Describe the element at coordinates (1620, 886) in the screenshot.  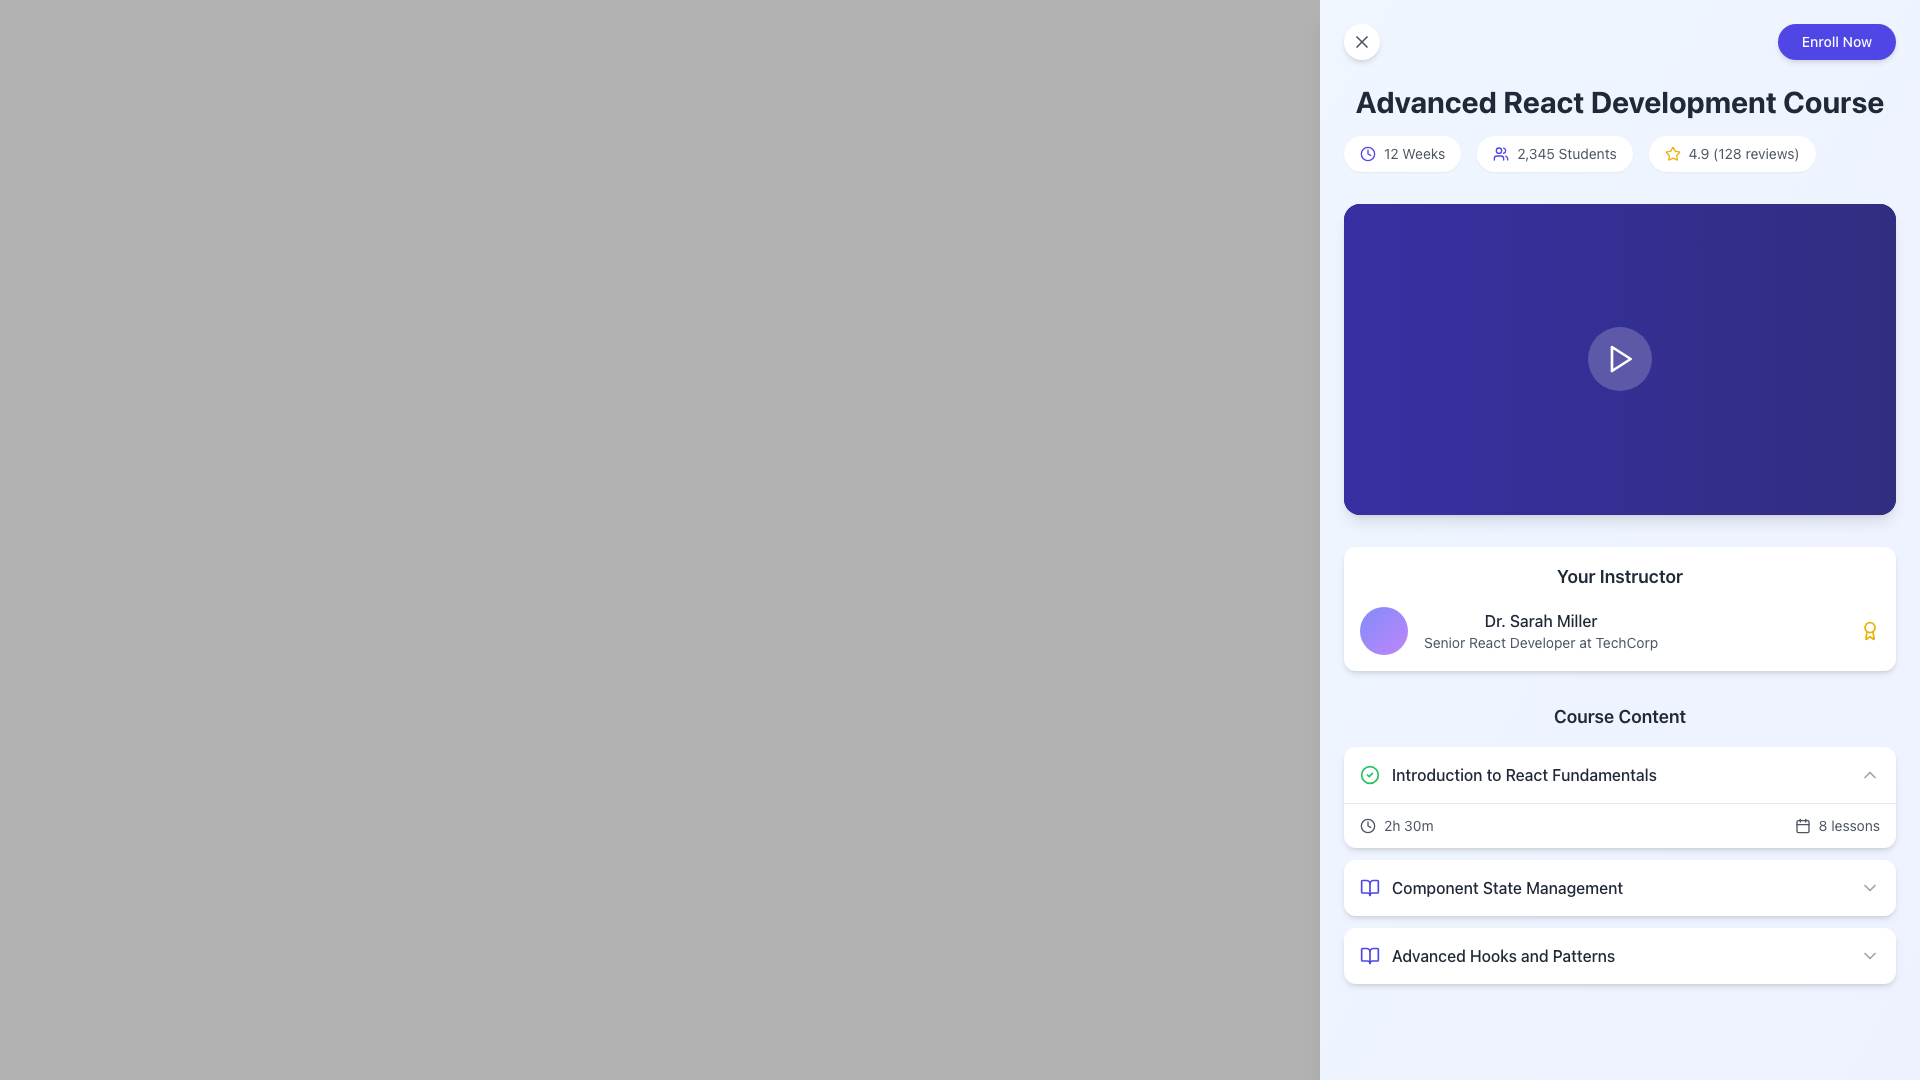
I see `the expandable list item labeled 'Component State Management' to receive interaction feedback` at that location.